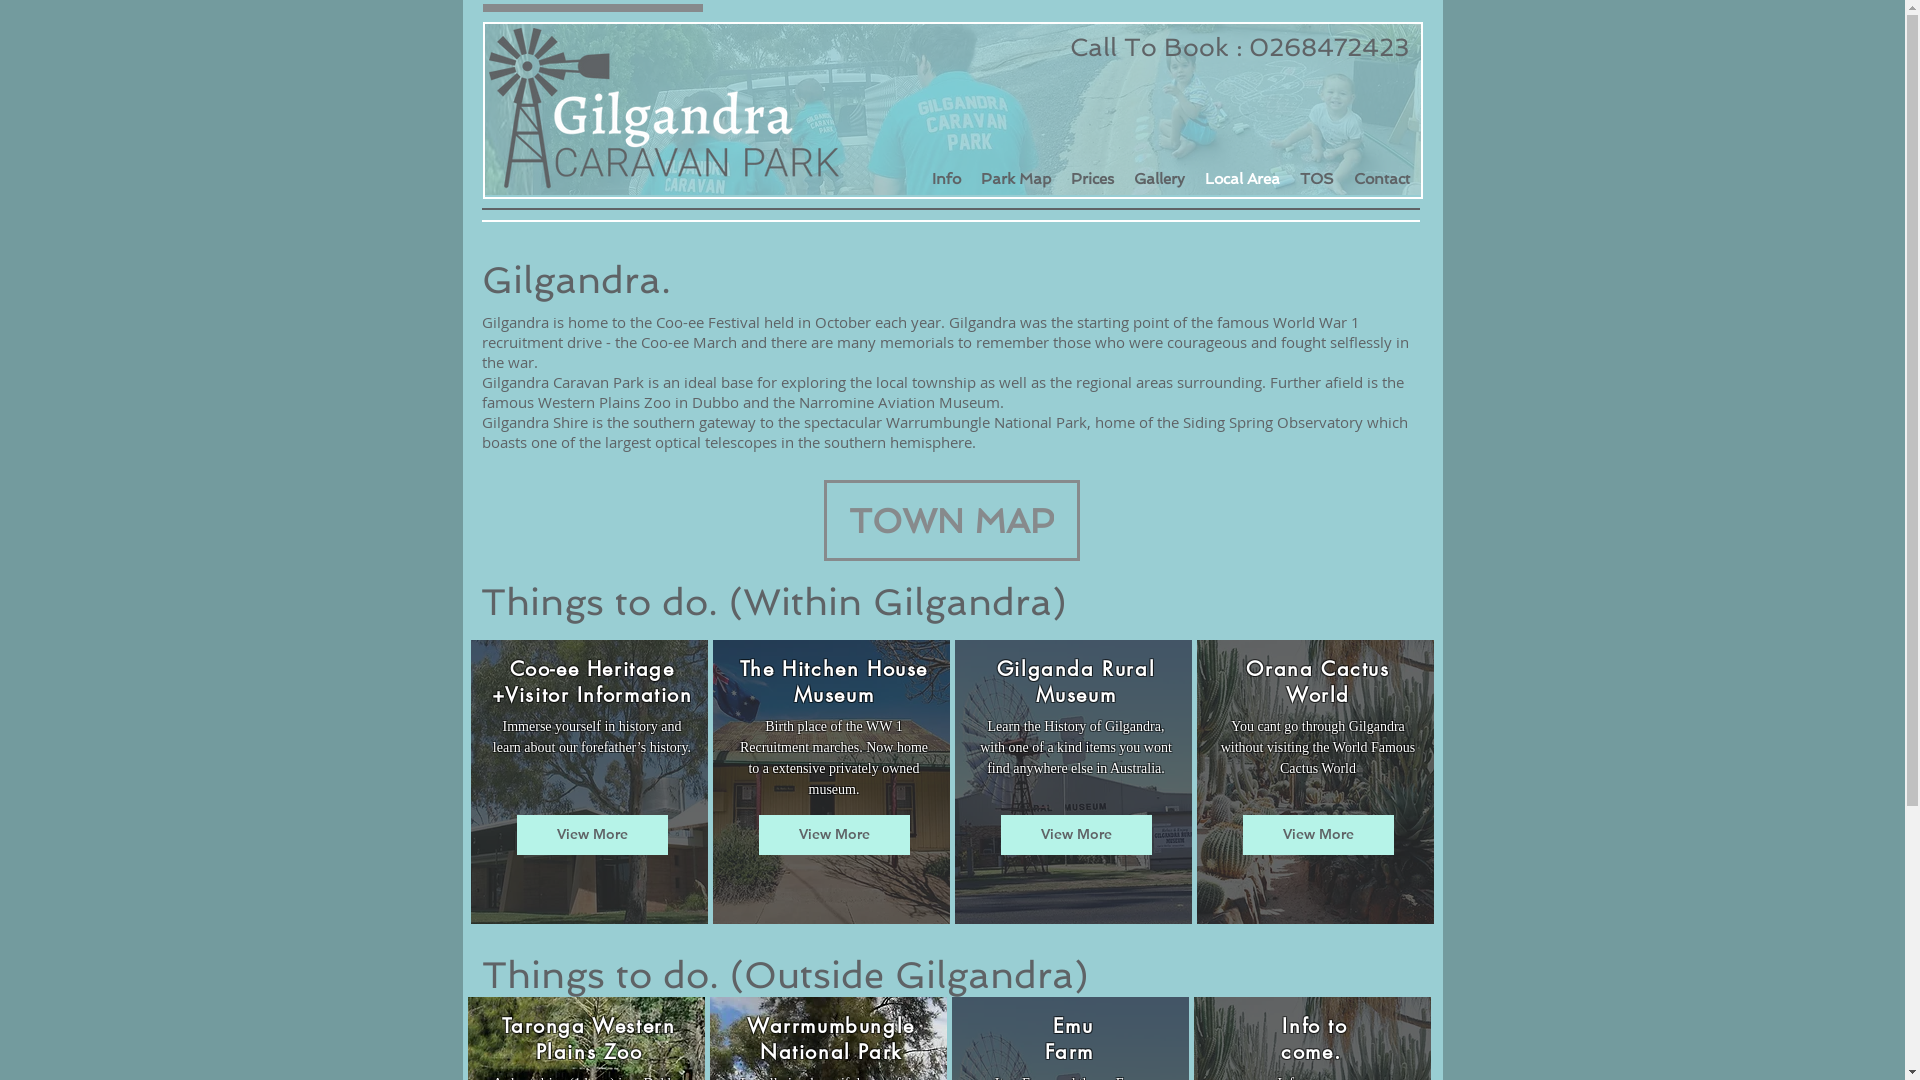 The height and width of the screenshot is (1080, 1920). What do you see at coordinates (1240, 177) in the screenshot?
I see `'Local Area'` at bounding box center [1240, 177].